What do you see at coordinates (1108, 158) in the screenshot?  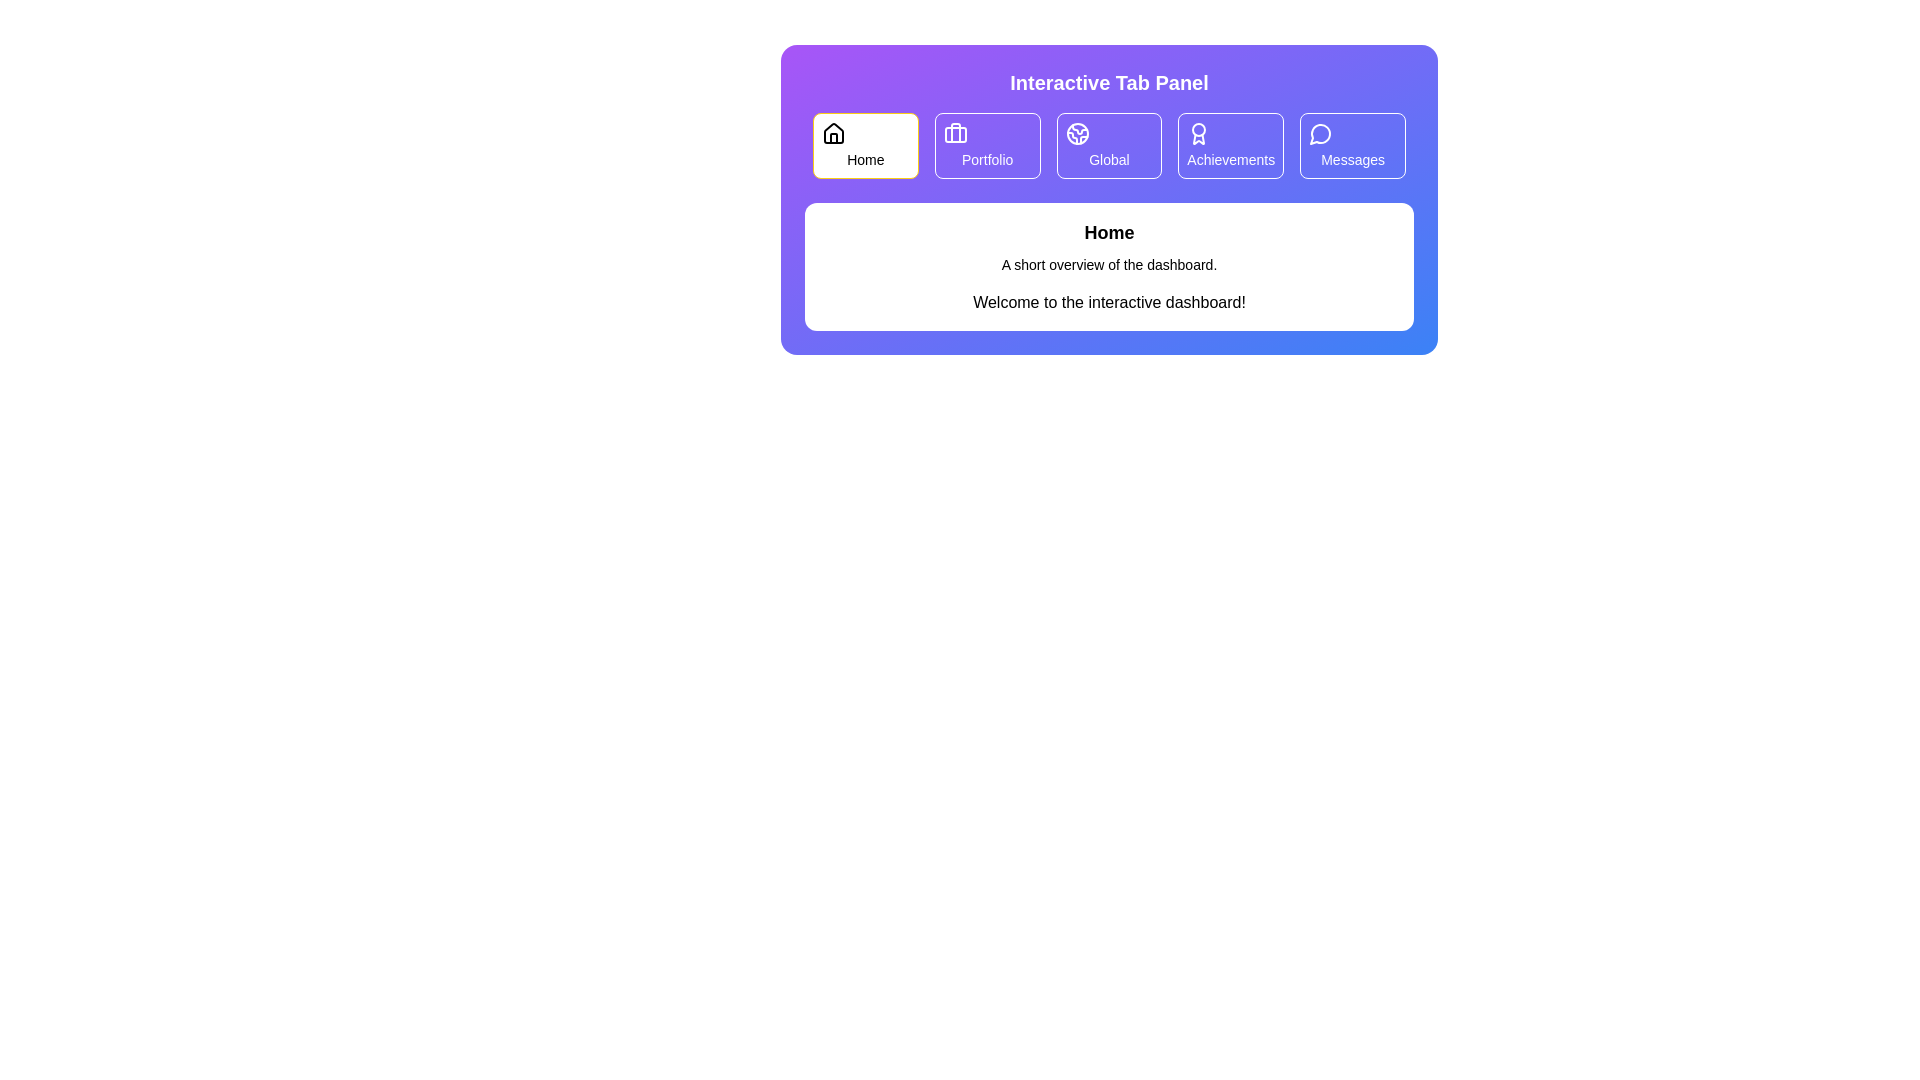 I see `the 'Global' tab label, which is the rightmost text within a purple button in the navigation bar, positioned between the 'Portfolio' and 'Achievements' buttons` at bounding box center [1108, 158].